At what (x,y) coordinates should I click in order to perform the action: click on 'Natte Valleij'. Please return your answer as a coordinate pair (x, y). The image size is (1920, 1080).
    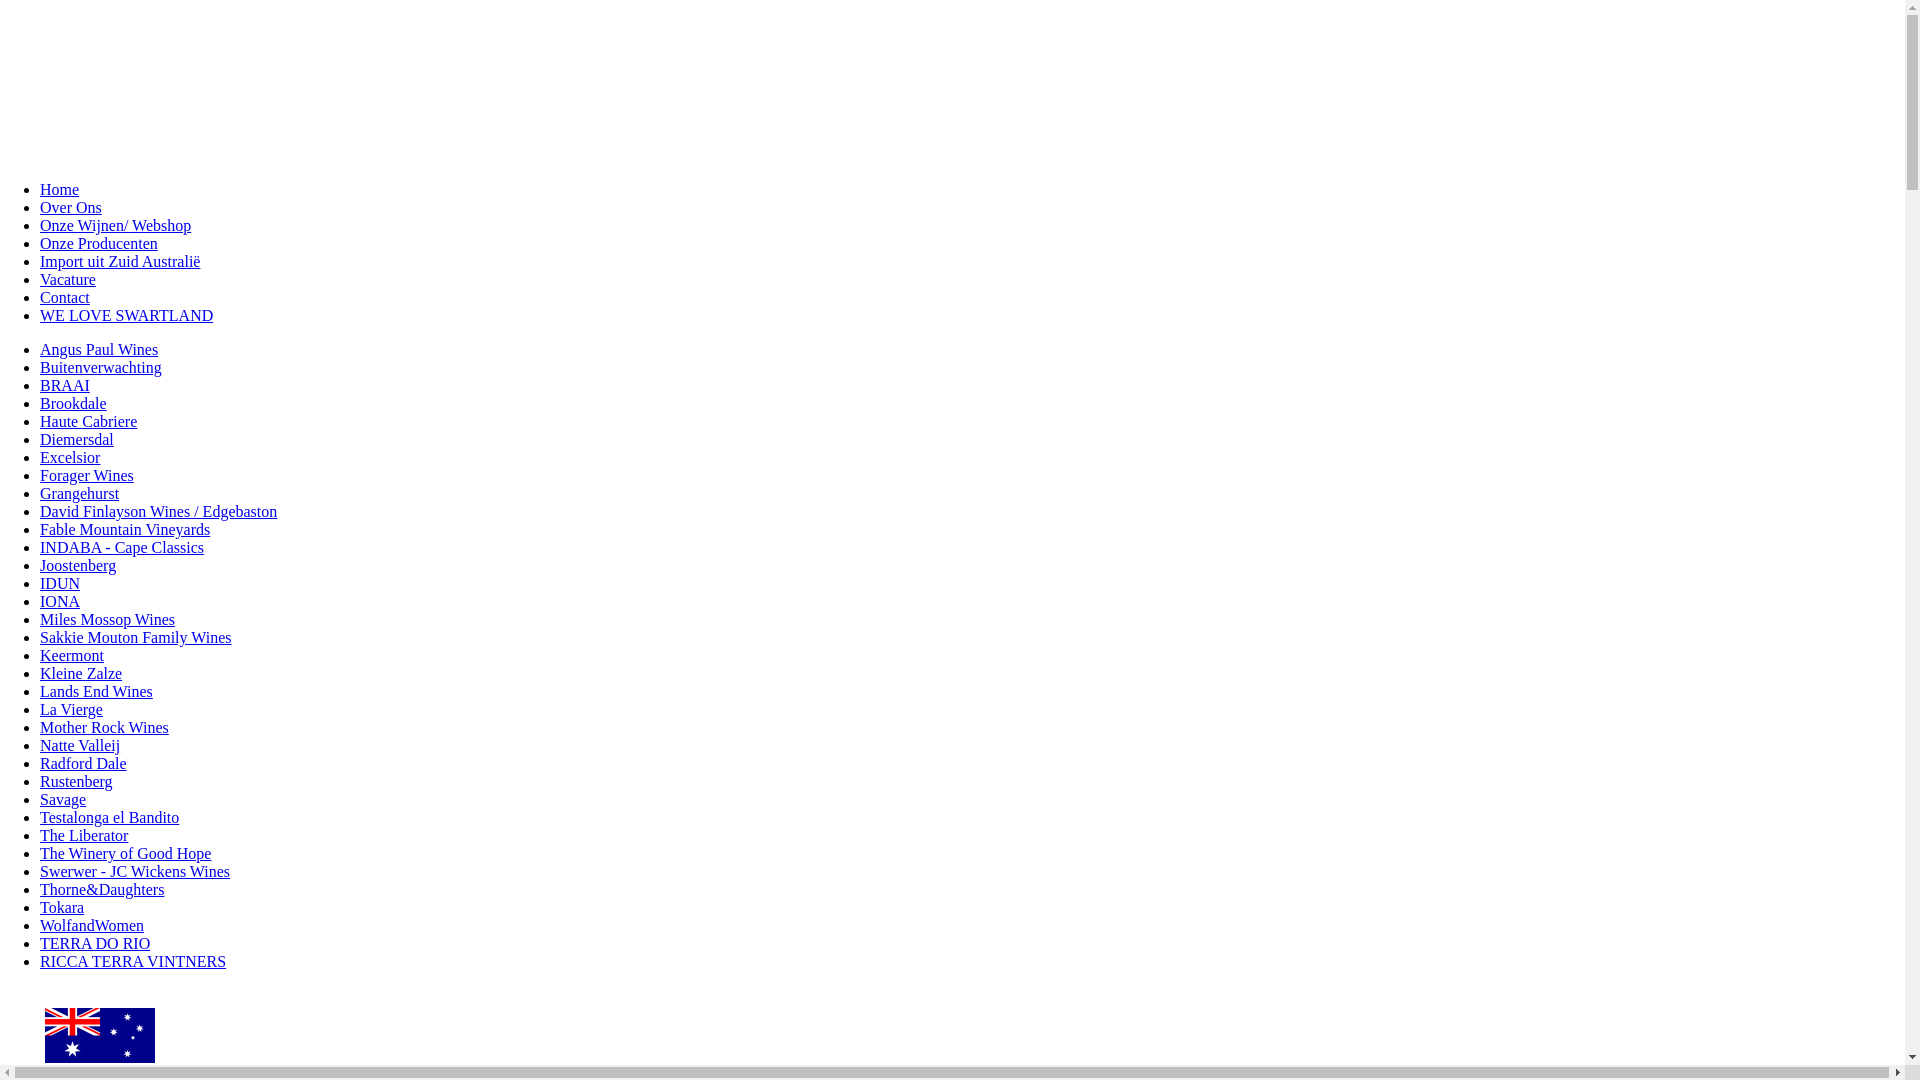
    Looking at the image, I should click on (80, 745).